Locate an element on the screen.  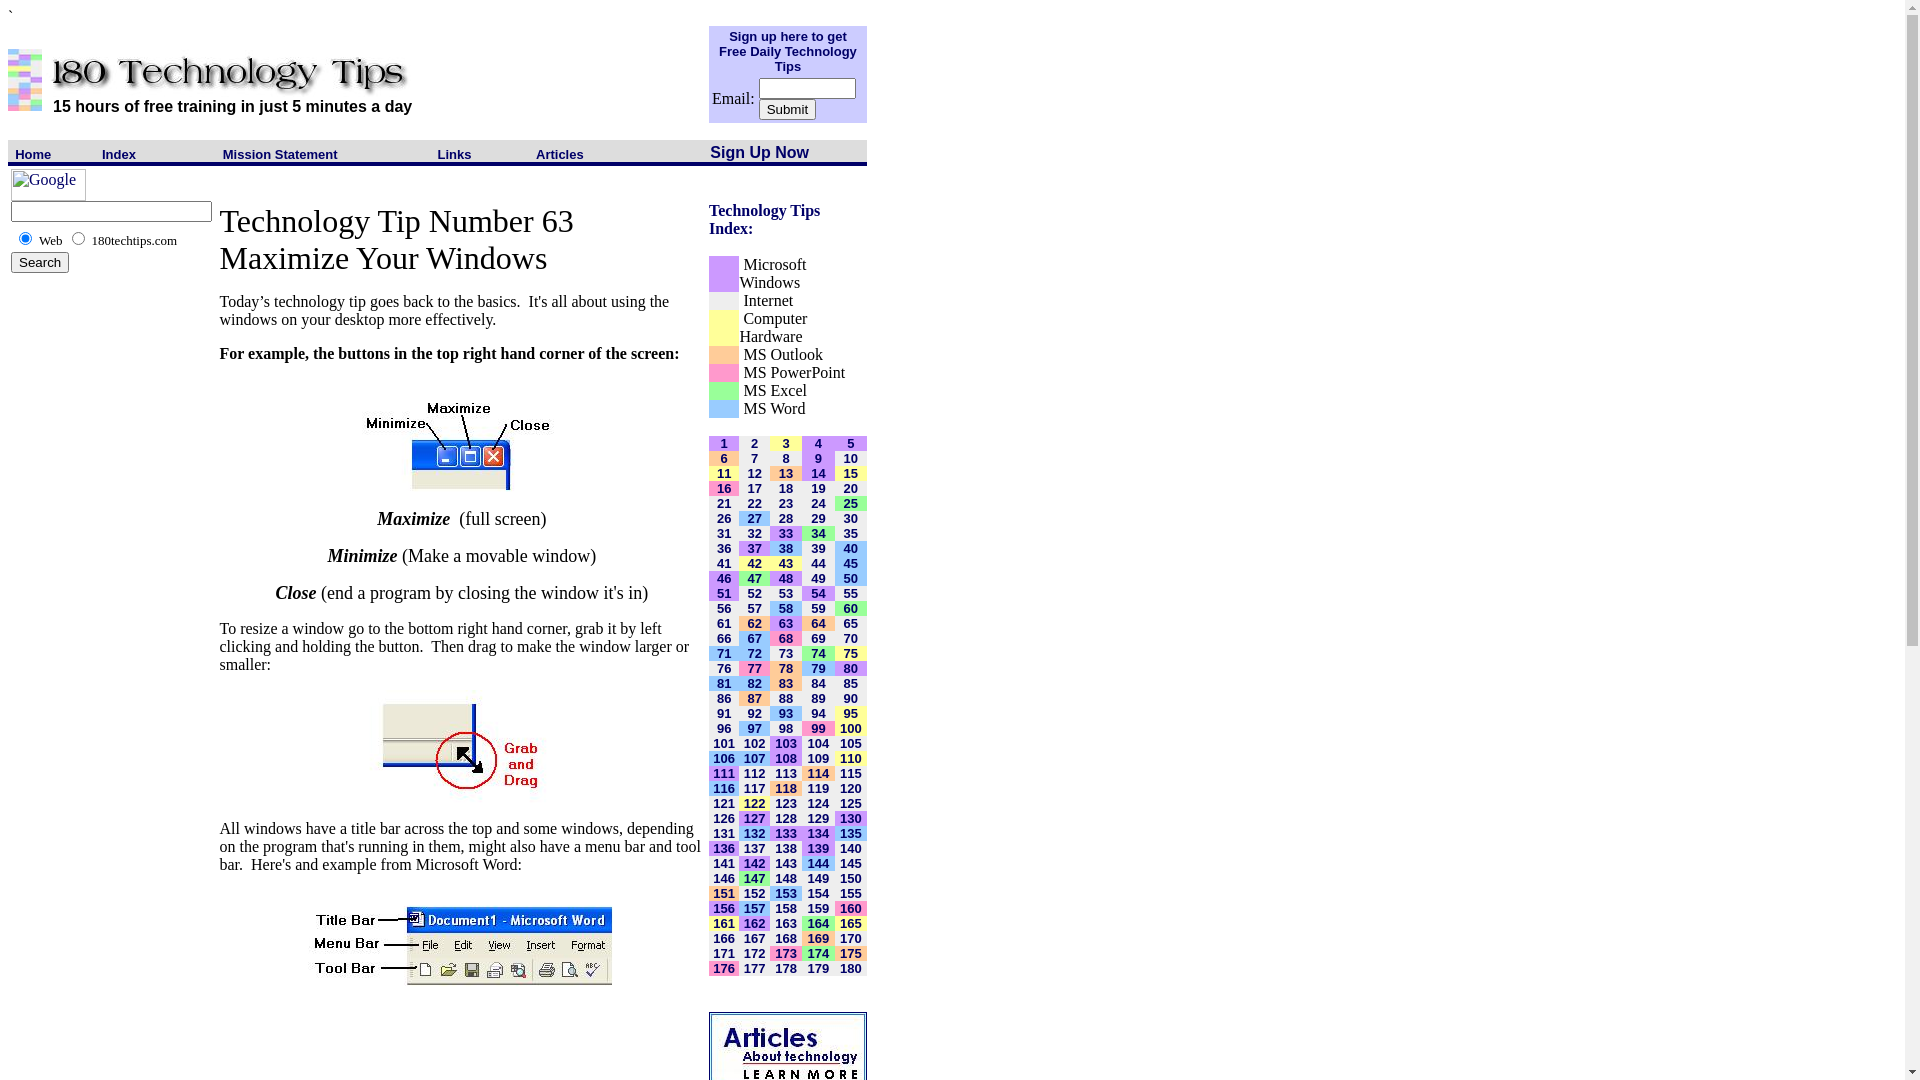
'142' is located at coordinates (753, 861).